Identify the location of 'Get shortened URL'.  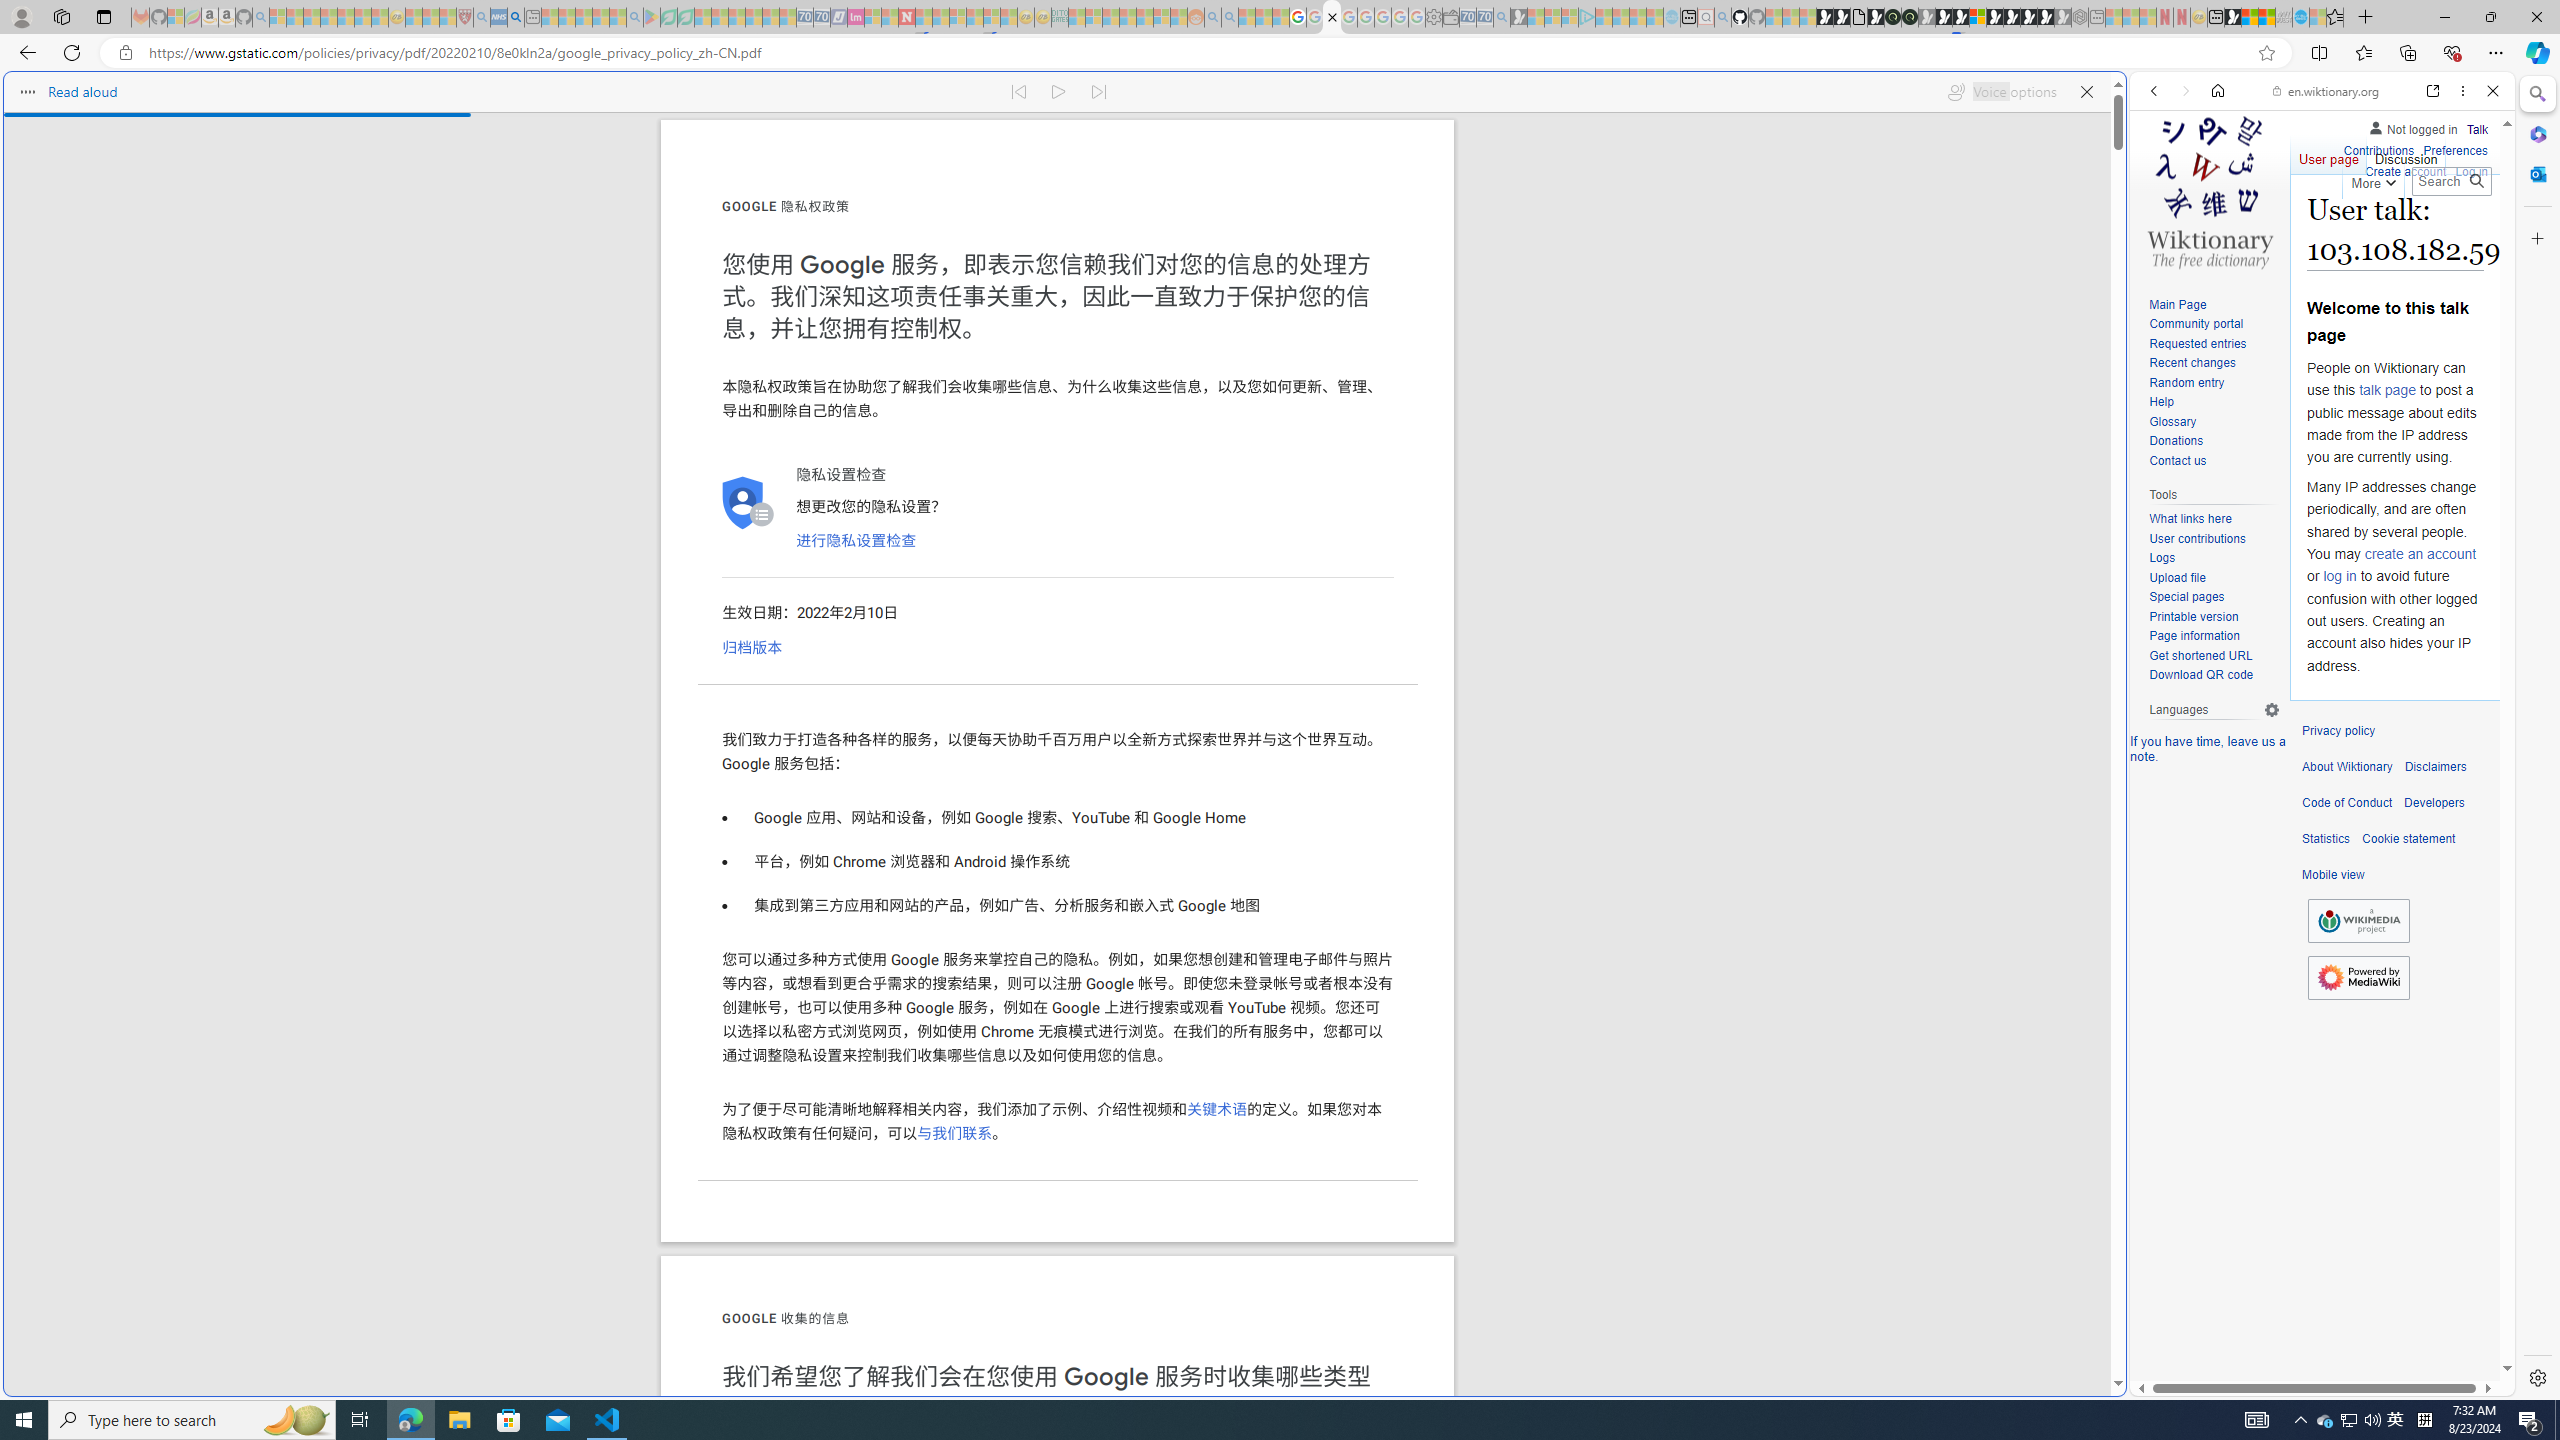
(2200, 654).